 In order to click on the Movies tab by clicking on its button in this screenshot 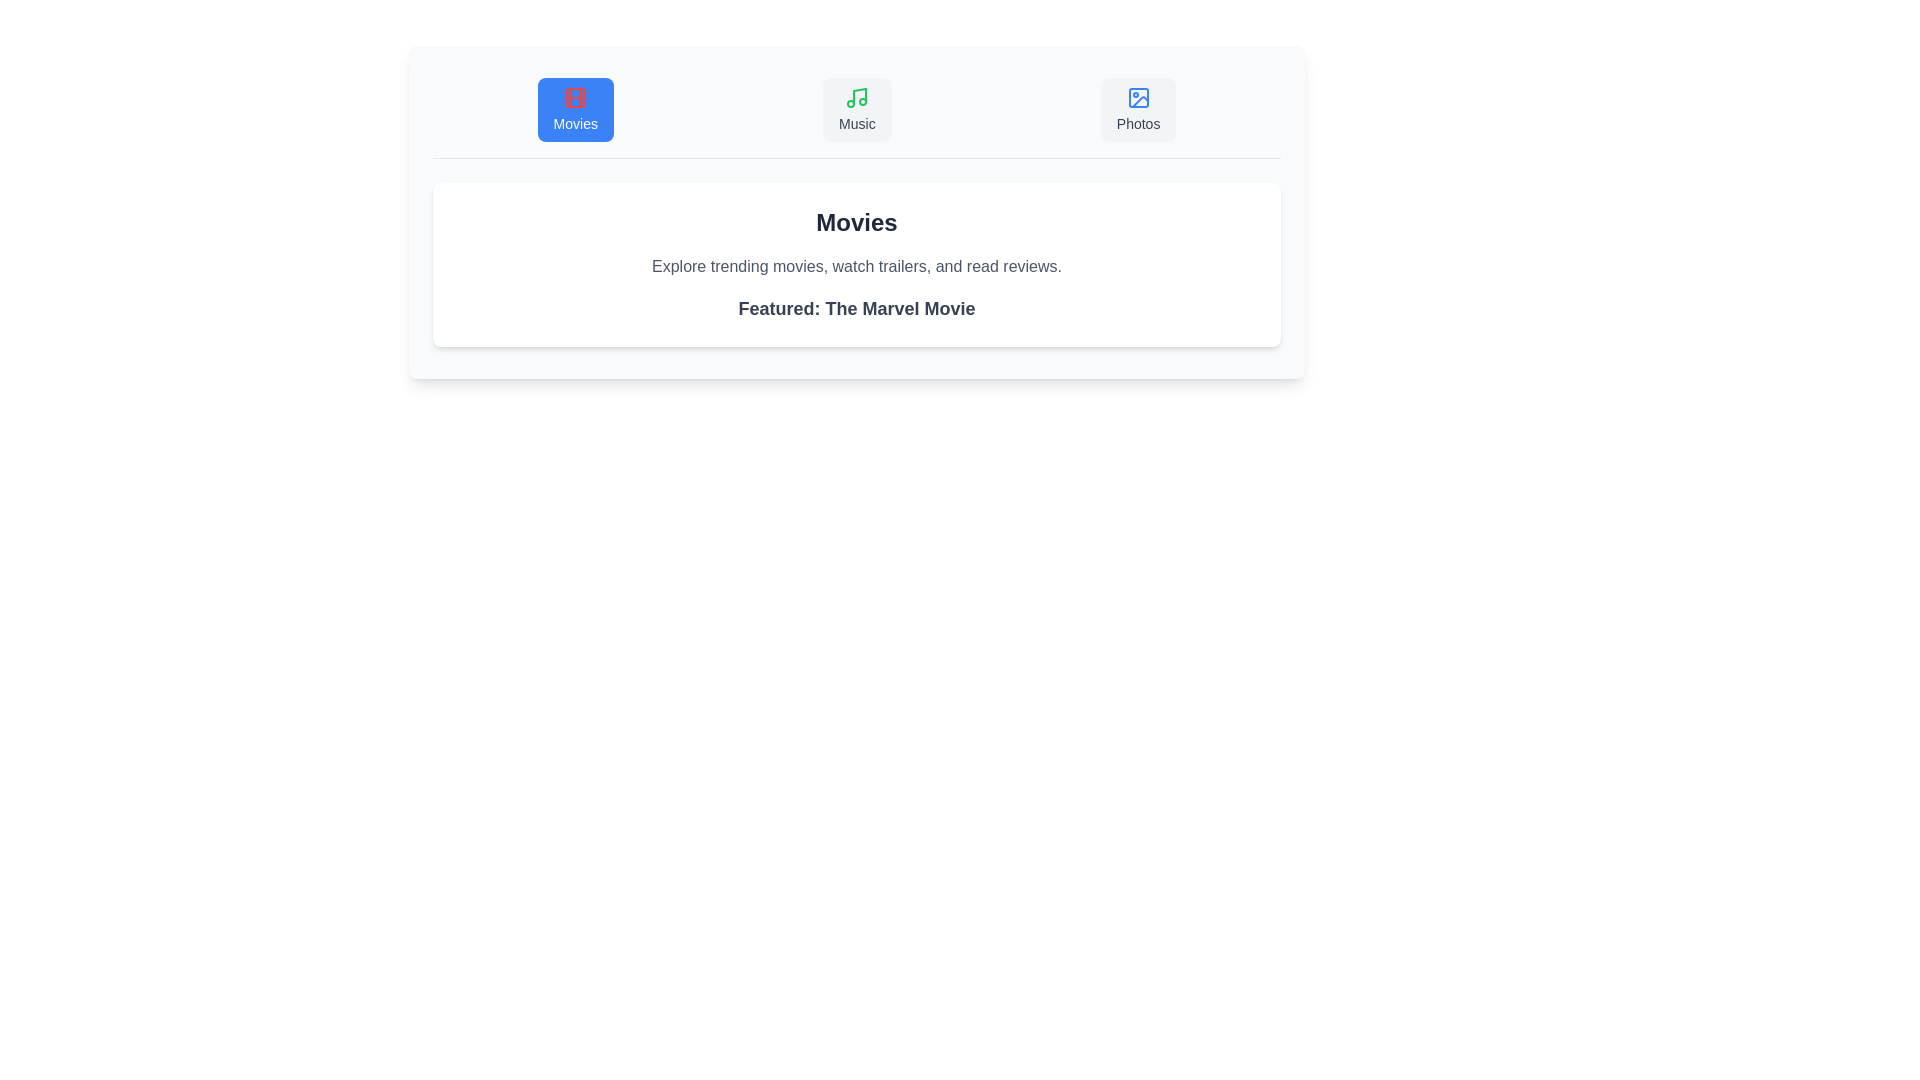, I will do `click(574, 110)`.